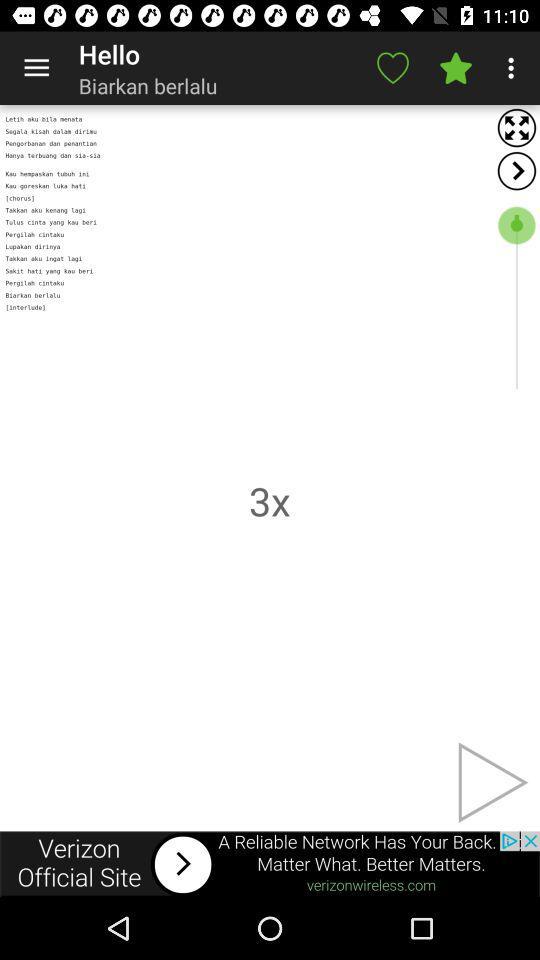  What do you see at coordinates (270, 863) in the screenshot?
I see `the information` at bounding box center [270, 863].